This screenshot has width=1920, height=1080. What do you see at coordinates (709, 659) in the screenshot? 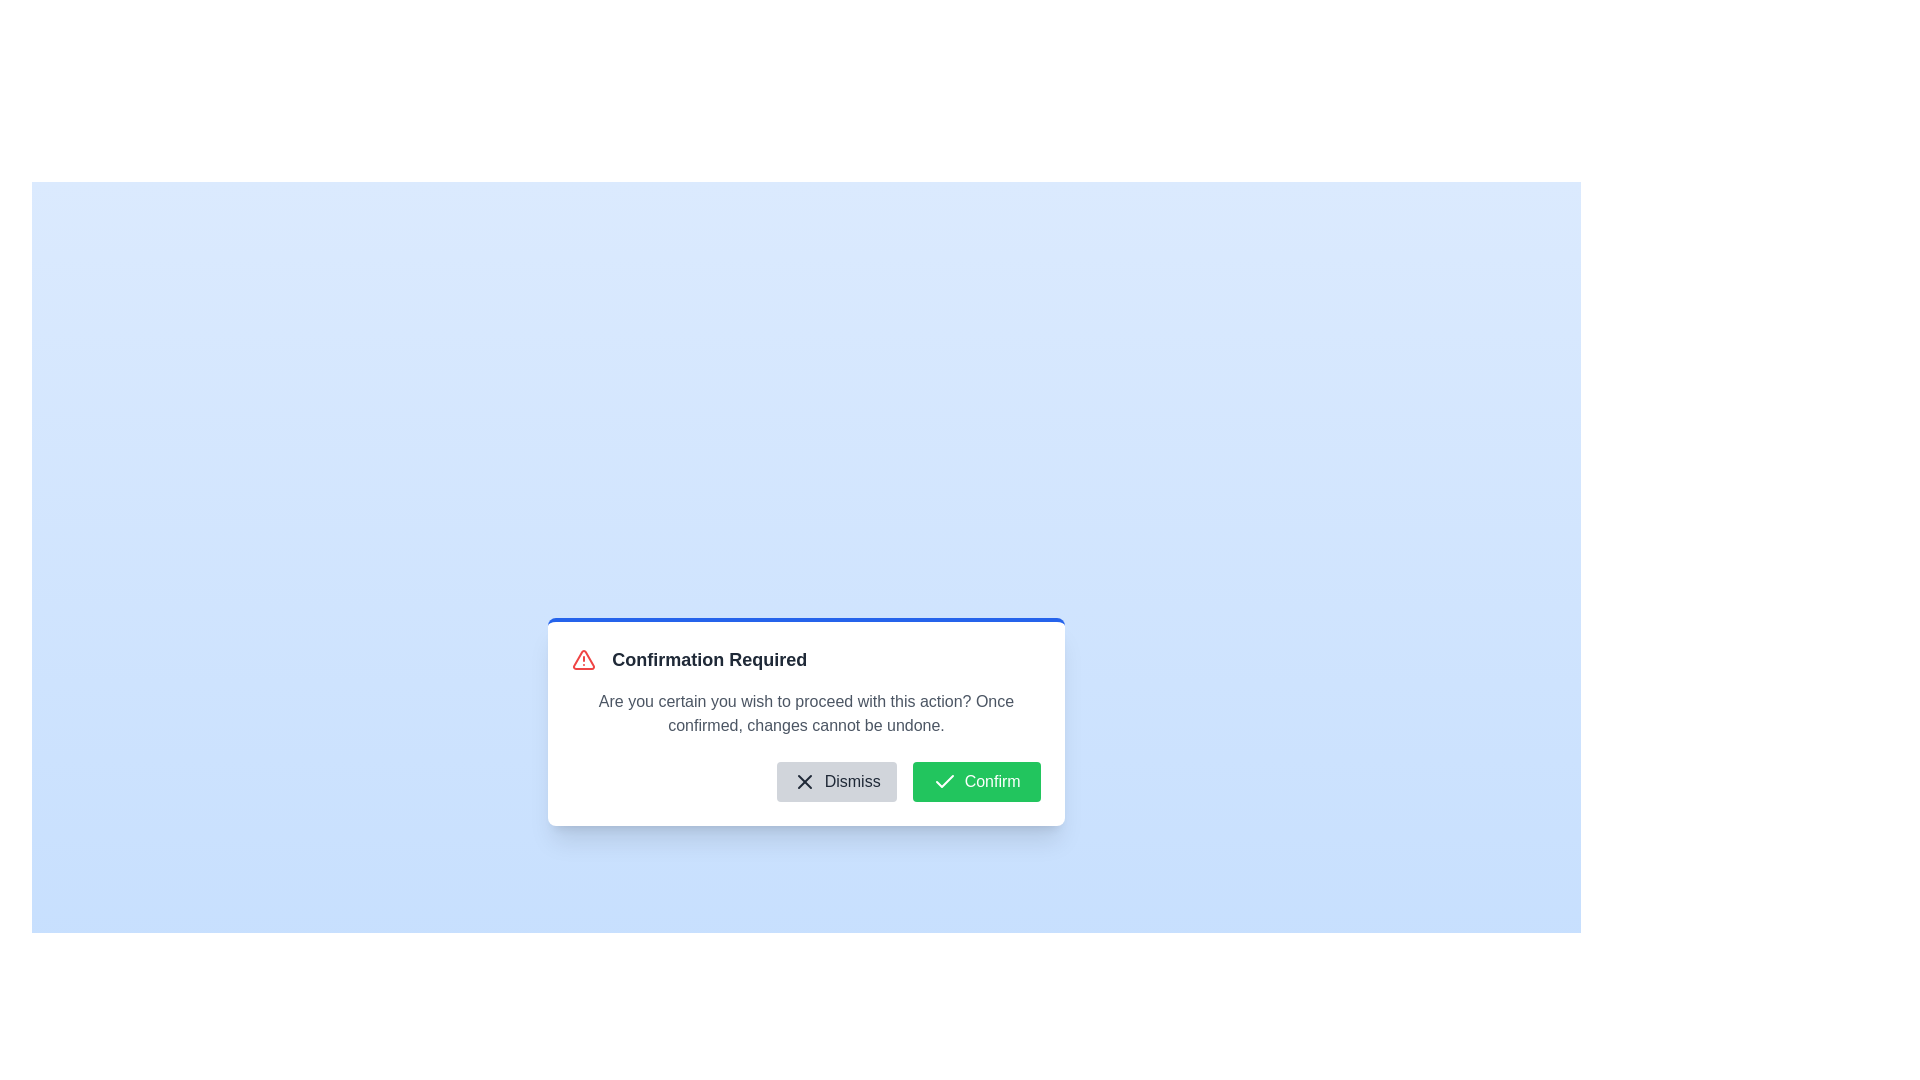
I see `text label displaying 'Confirmation Required', which is a bold, large font text located next to a red warning icon at the top of the confirmation modal` at bounding box center [709, 659].